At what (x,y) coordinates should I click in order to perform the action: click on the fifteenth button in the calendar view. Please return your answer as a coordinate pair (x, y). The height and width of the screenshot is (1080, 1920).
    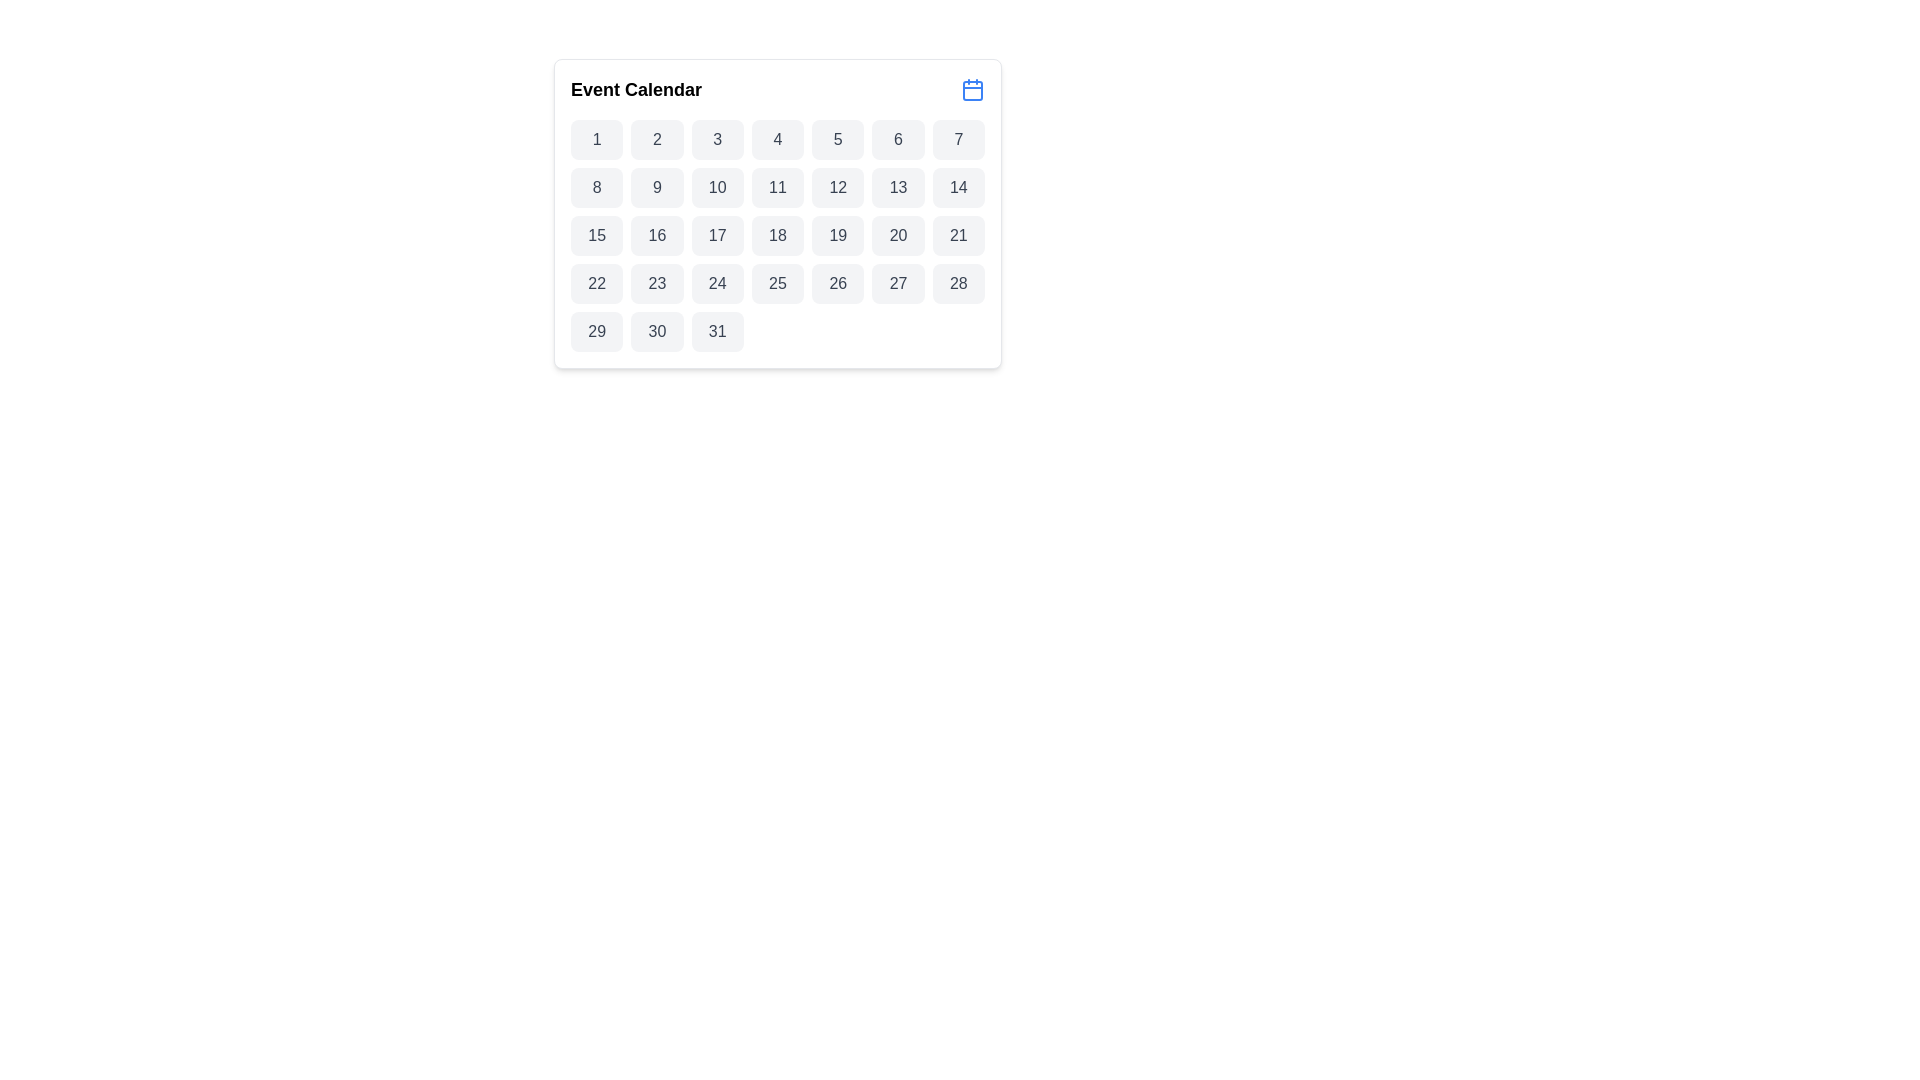
    Looking at the image, I should click on (596, 234).